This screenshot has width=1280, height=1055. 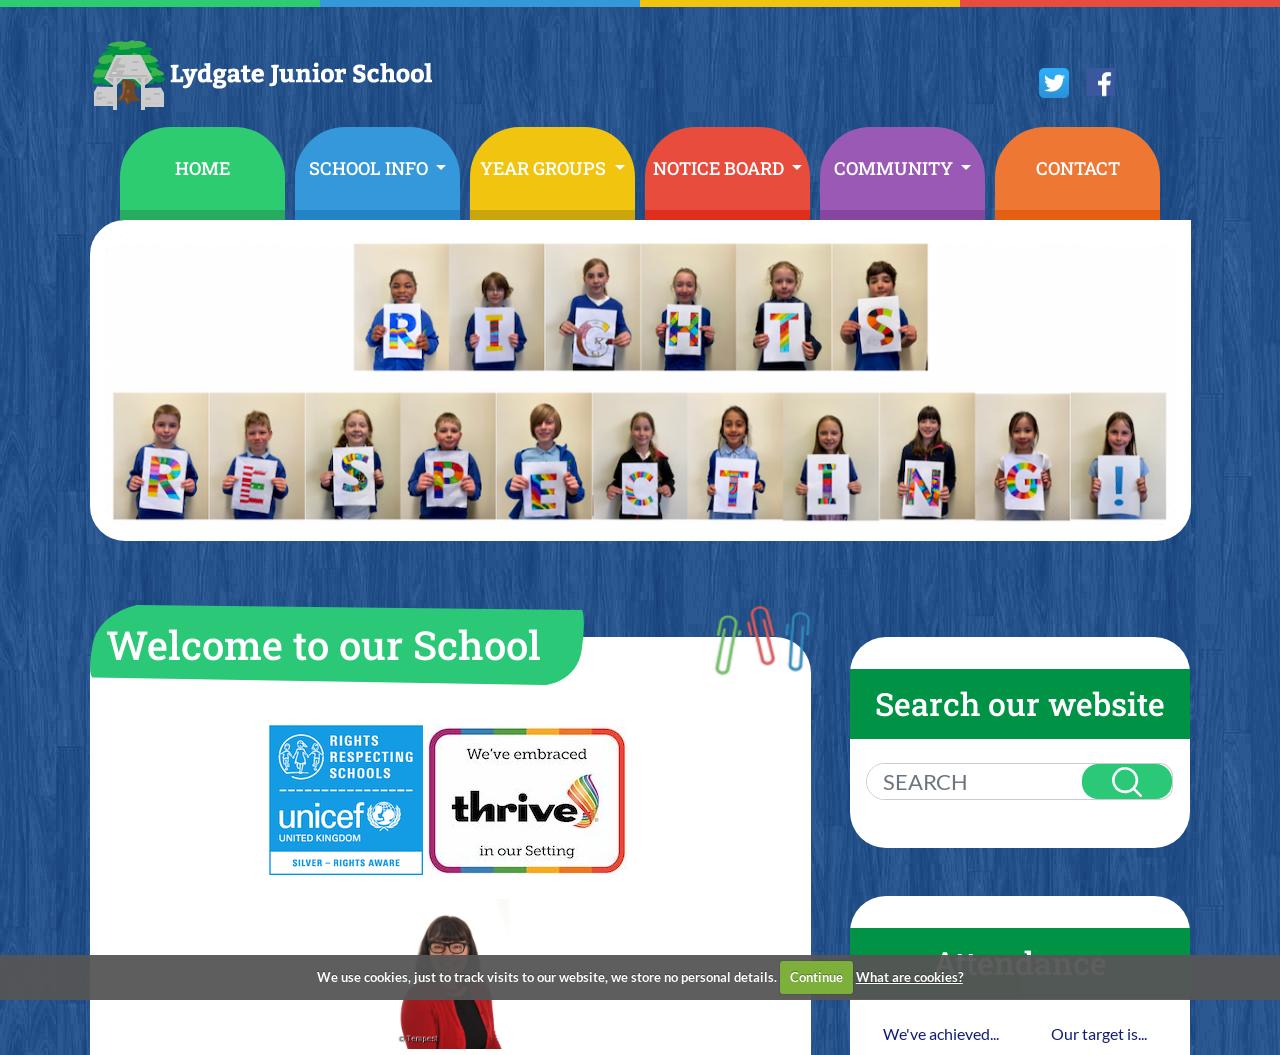 I want to click on 'Welcome to our School', so click(x=103, y=643).